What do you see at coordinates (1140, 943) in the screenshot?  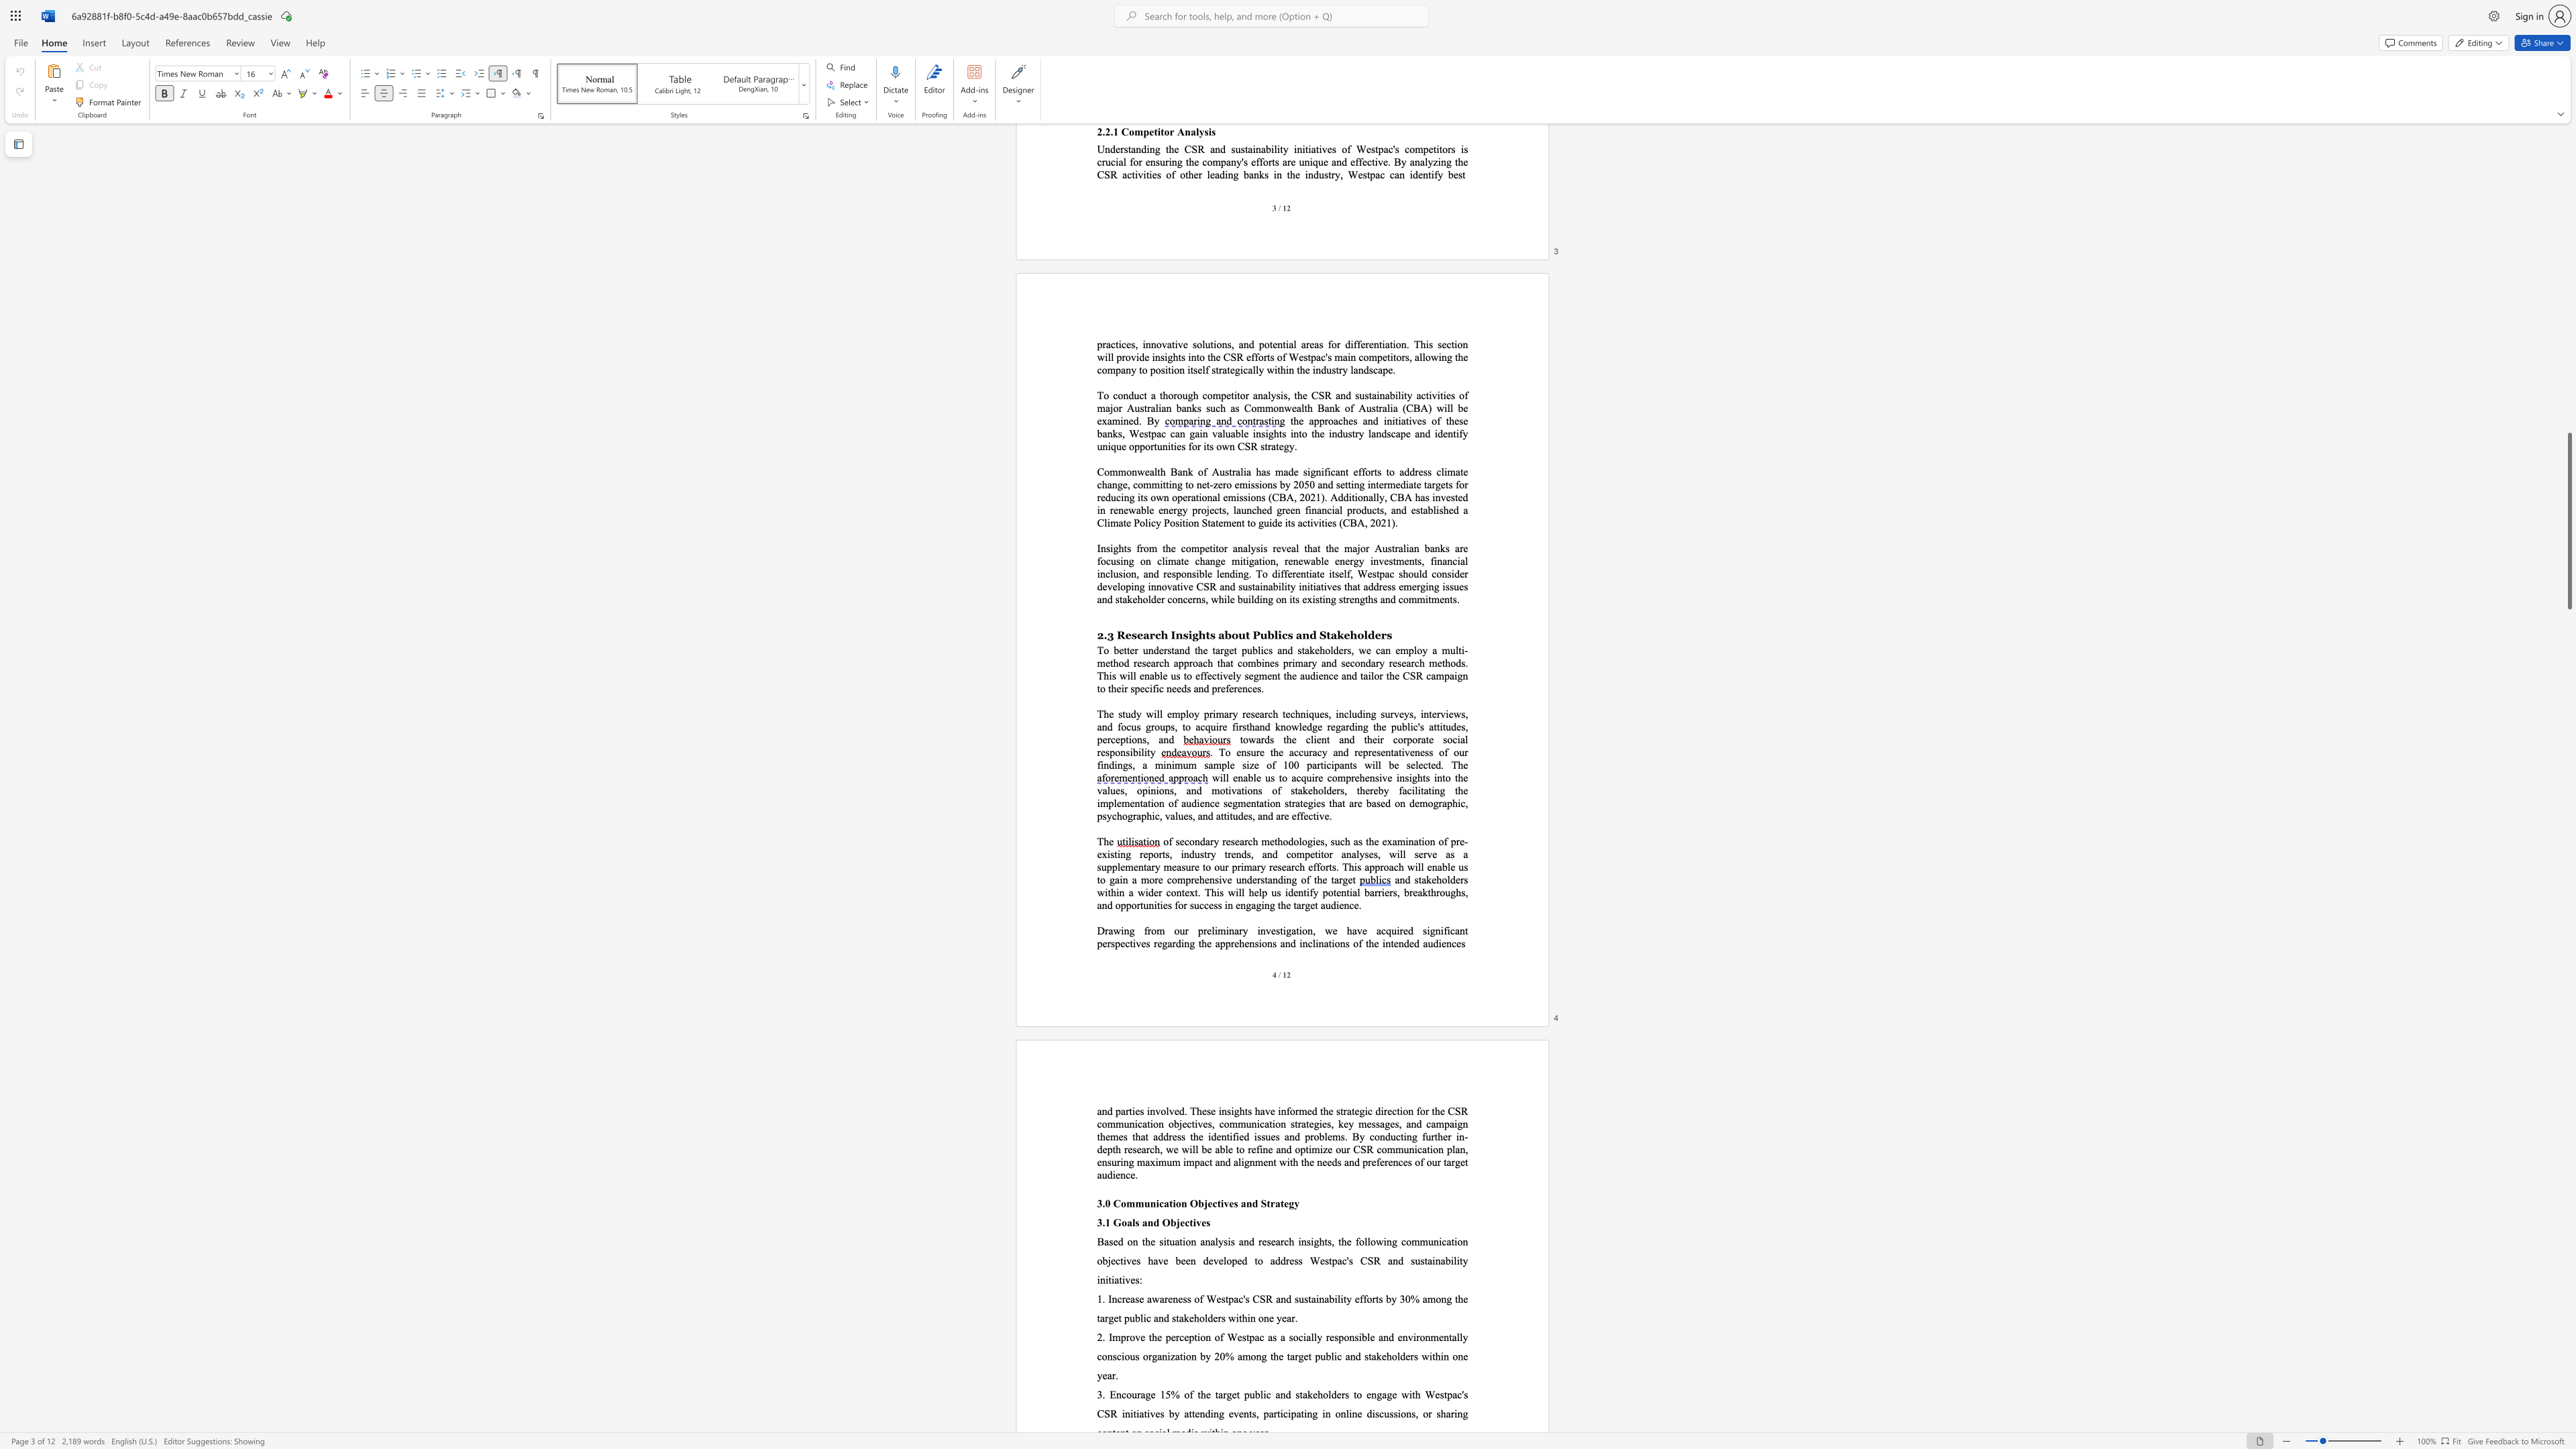 I see `the subset text "es" within the text "significant perspectives"` at bounding box center [1140, 943].